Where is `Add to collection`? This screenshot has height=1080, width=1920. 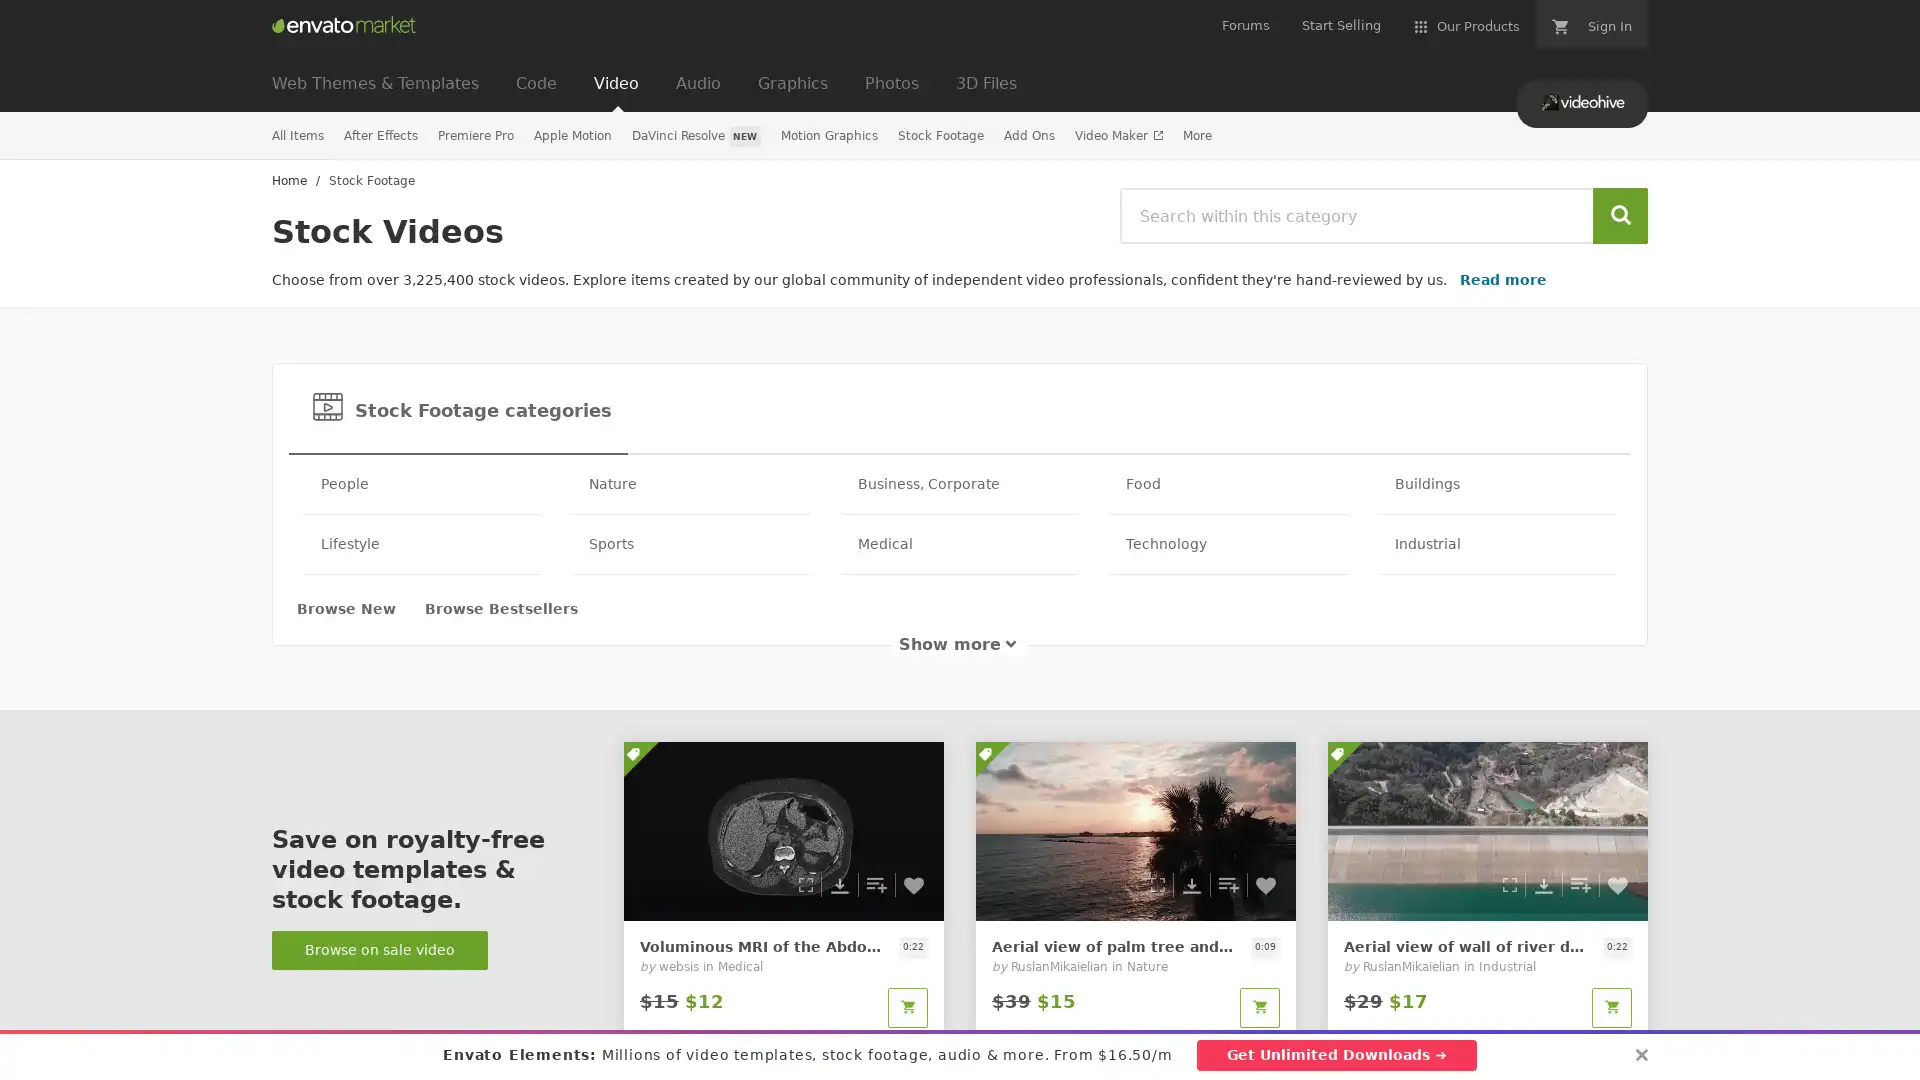 Add to collection is located at coordinates (1579, 883).